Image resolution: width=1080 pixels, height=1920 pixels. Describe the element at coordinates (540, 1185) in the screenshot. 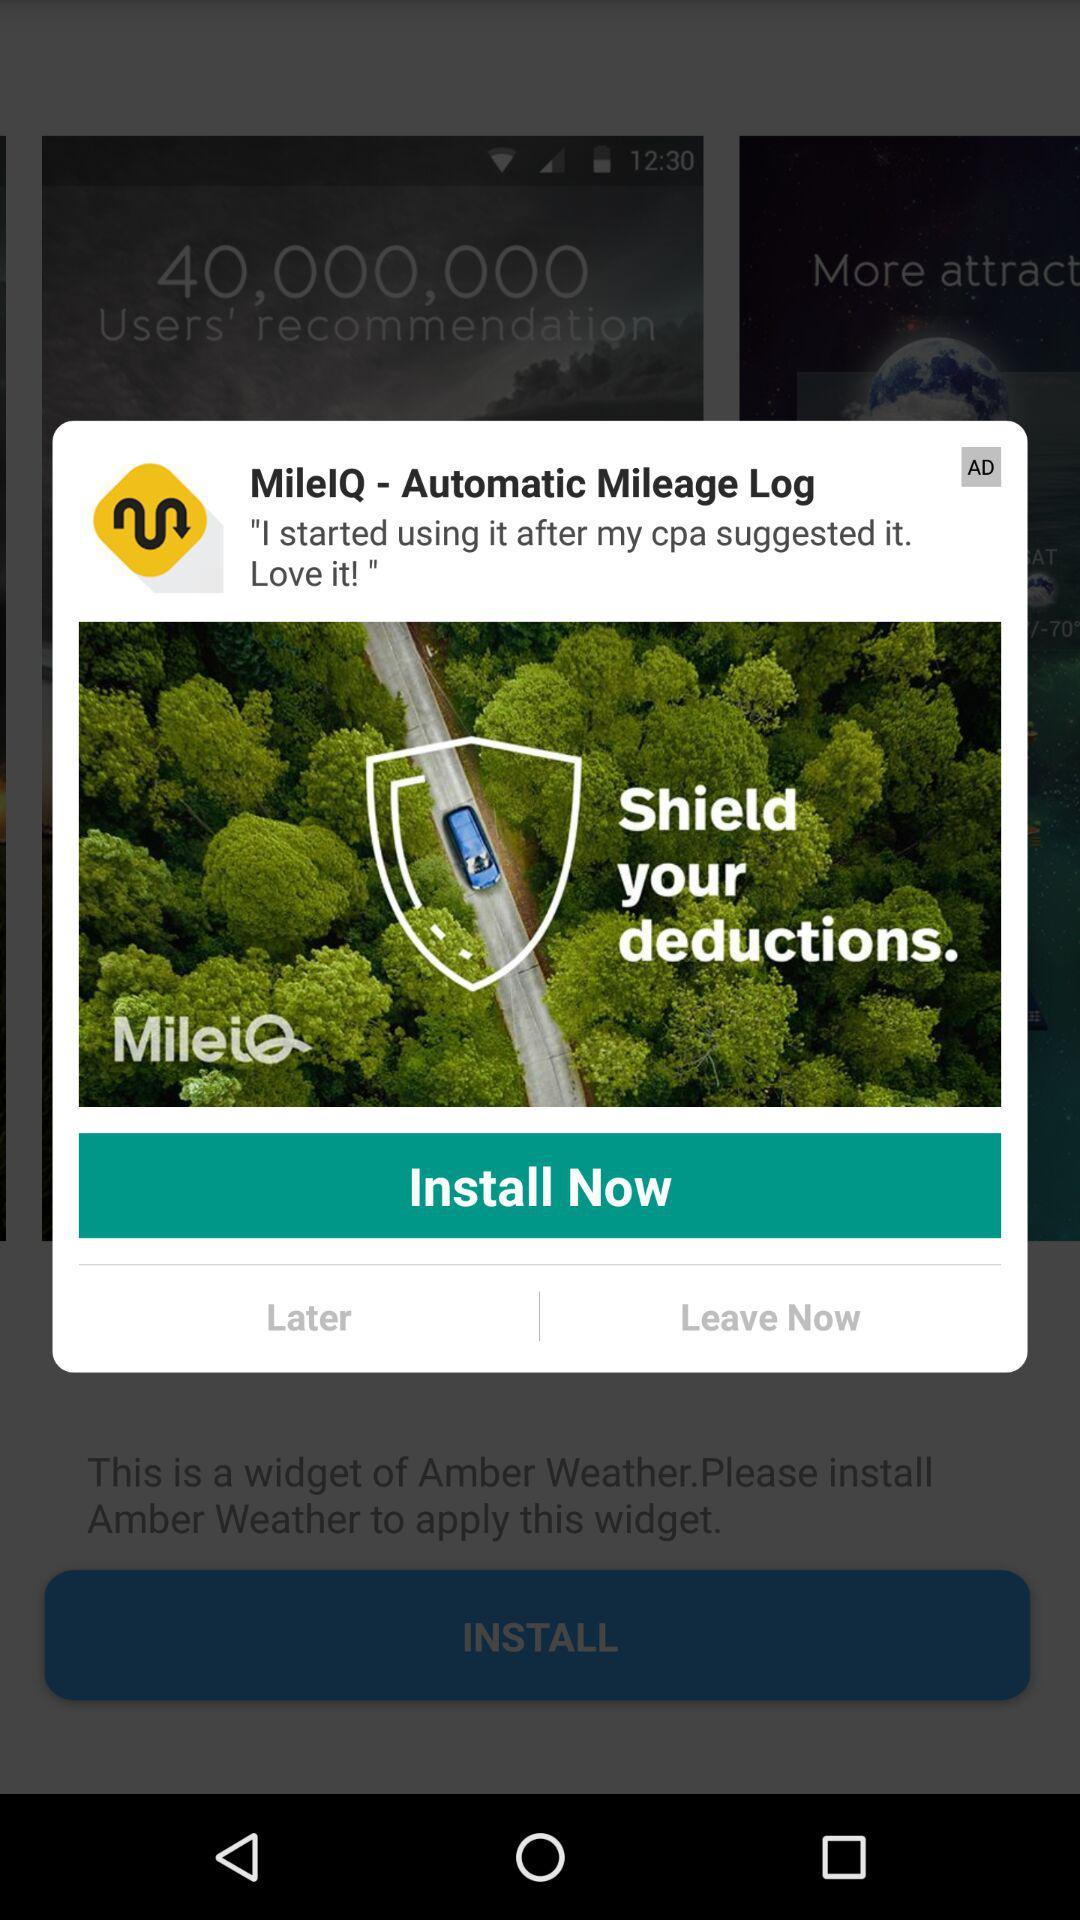

I see `install now app` at that location.